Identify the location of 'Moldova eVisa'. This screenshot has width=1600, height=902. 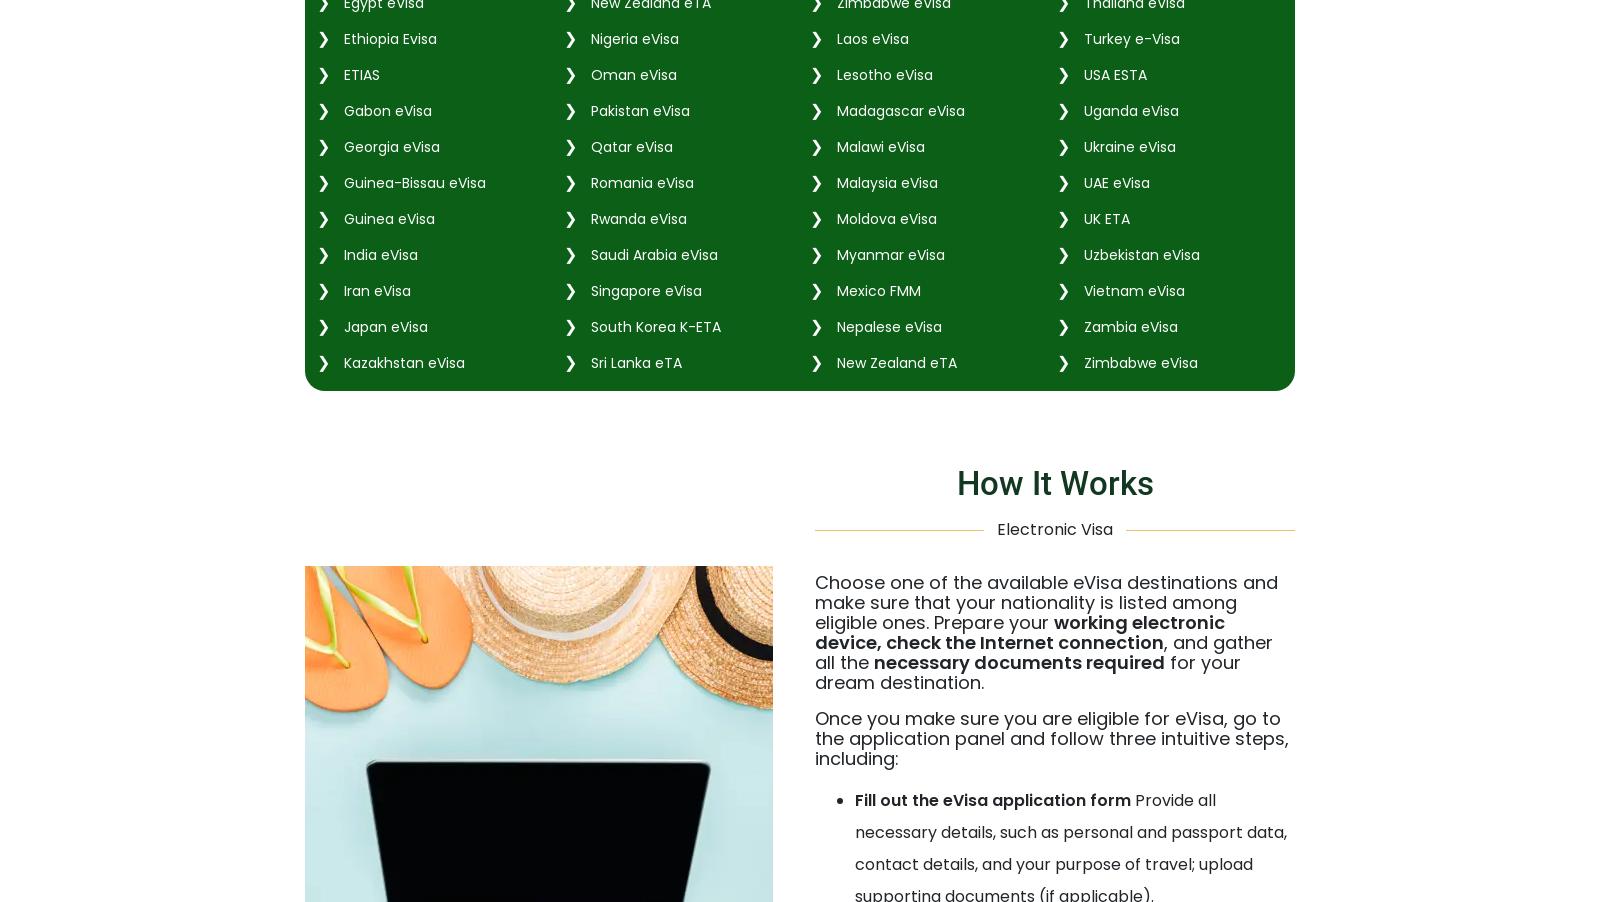
(883, 217).